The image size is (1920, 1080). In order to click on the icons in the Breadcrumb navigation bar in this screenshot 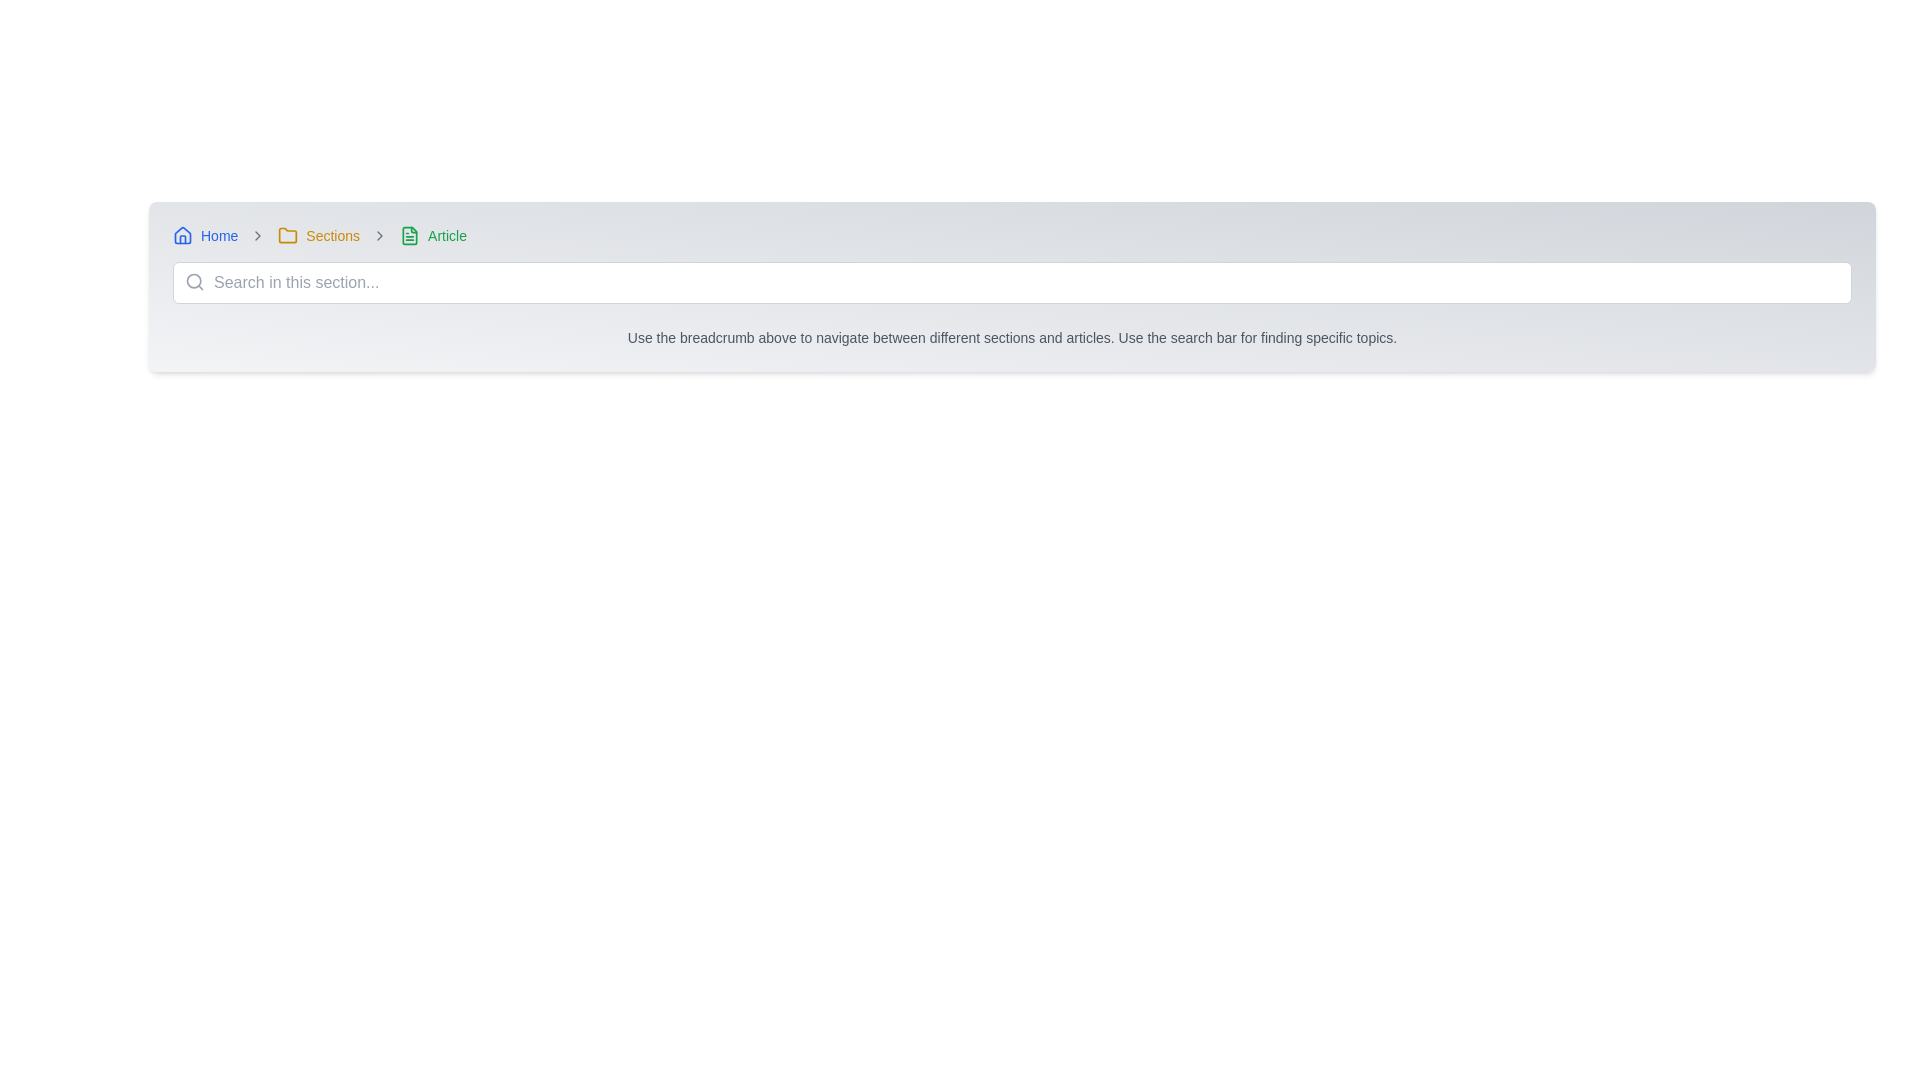, I will do `click(1012, 234)`.